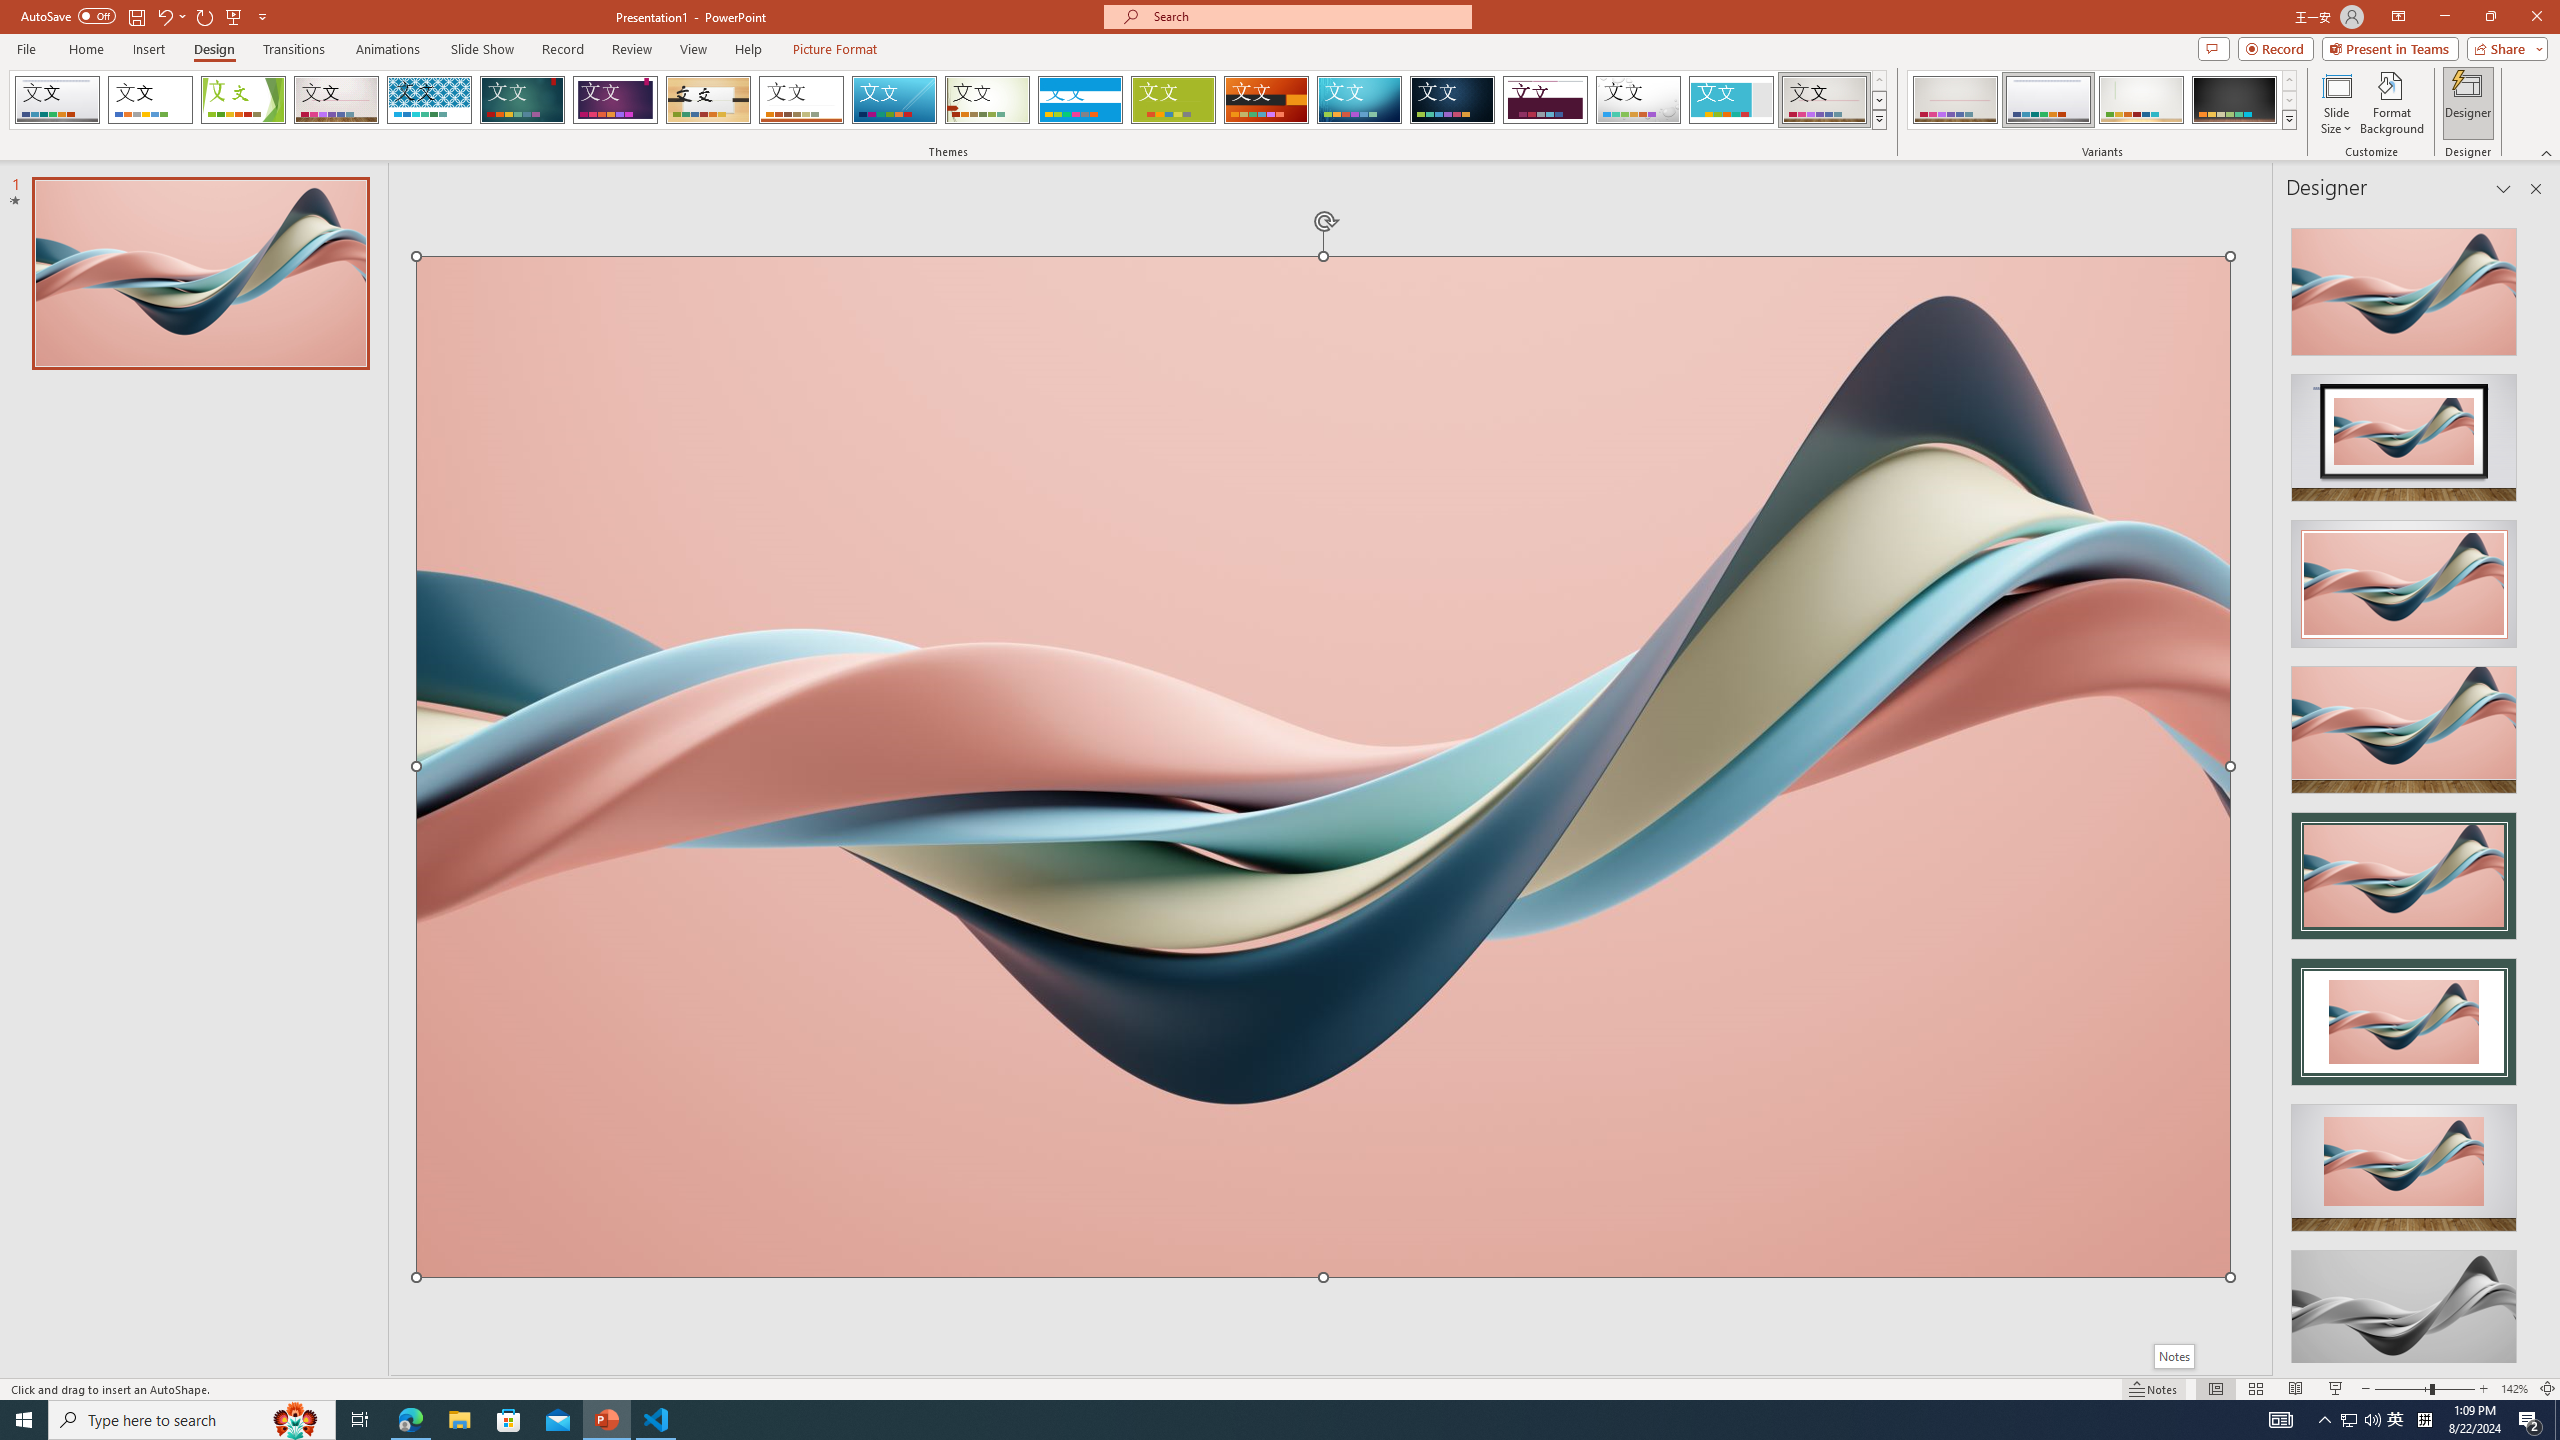 The height and width of the screenshot is (1440, 2560). I want to click on 'Droplet', so click(1638, 99).